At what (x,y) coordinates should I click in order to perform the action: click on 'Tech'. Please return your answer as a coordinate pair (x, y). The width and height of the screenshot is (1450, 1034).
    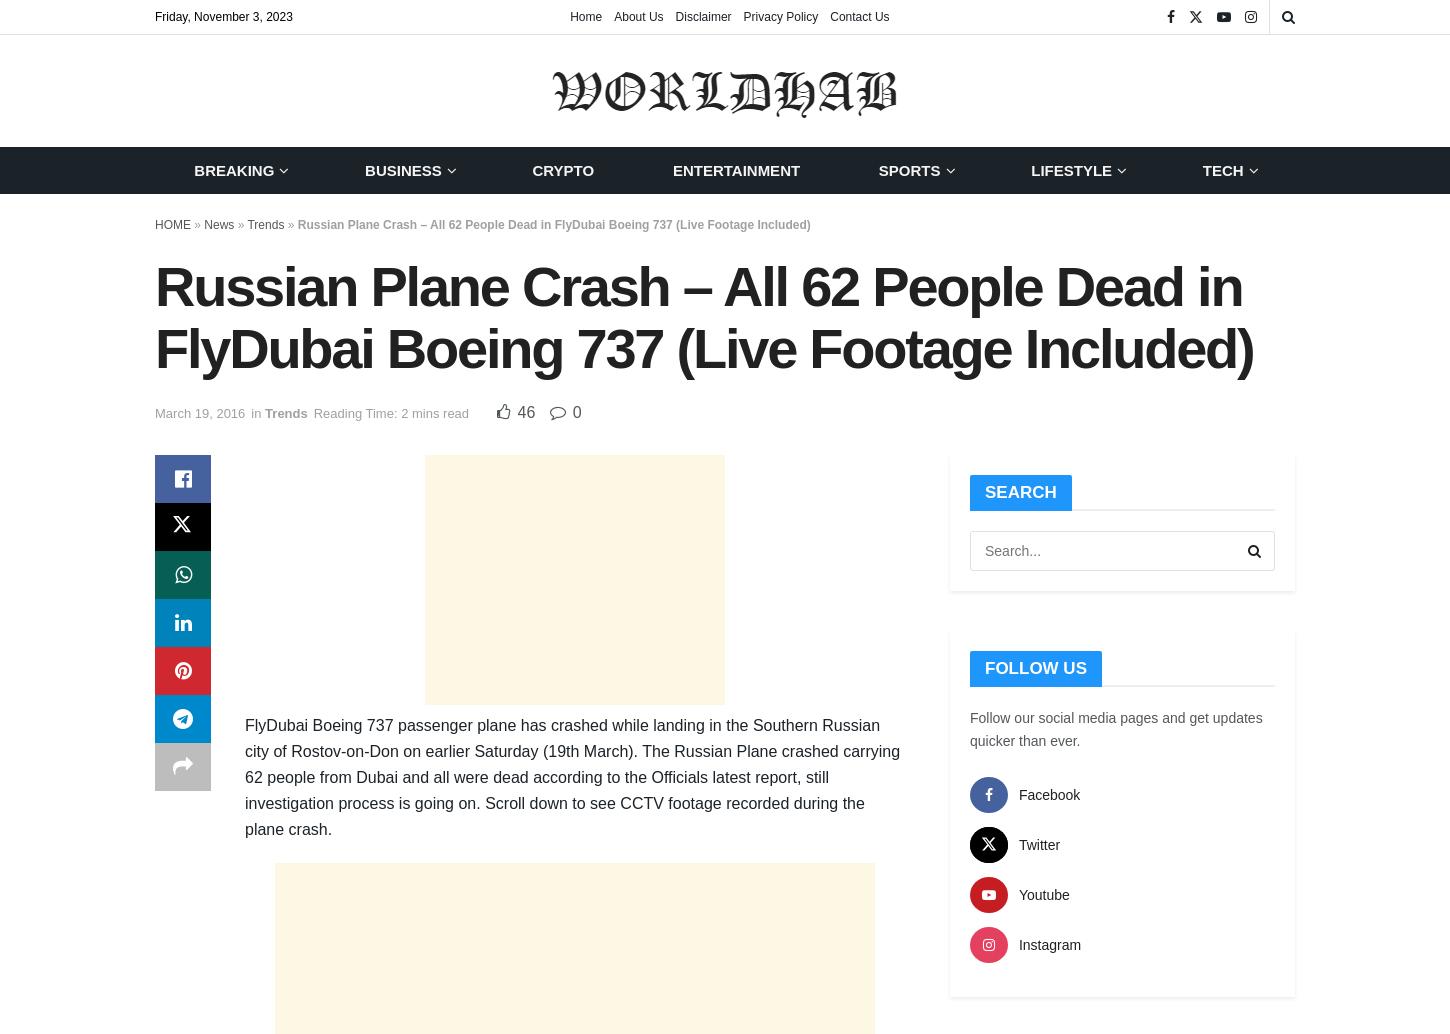
    Looking at the image, I should click on (1222, 170).